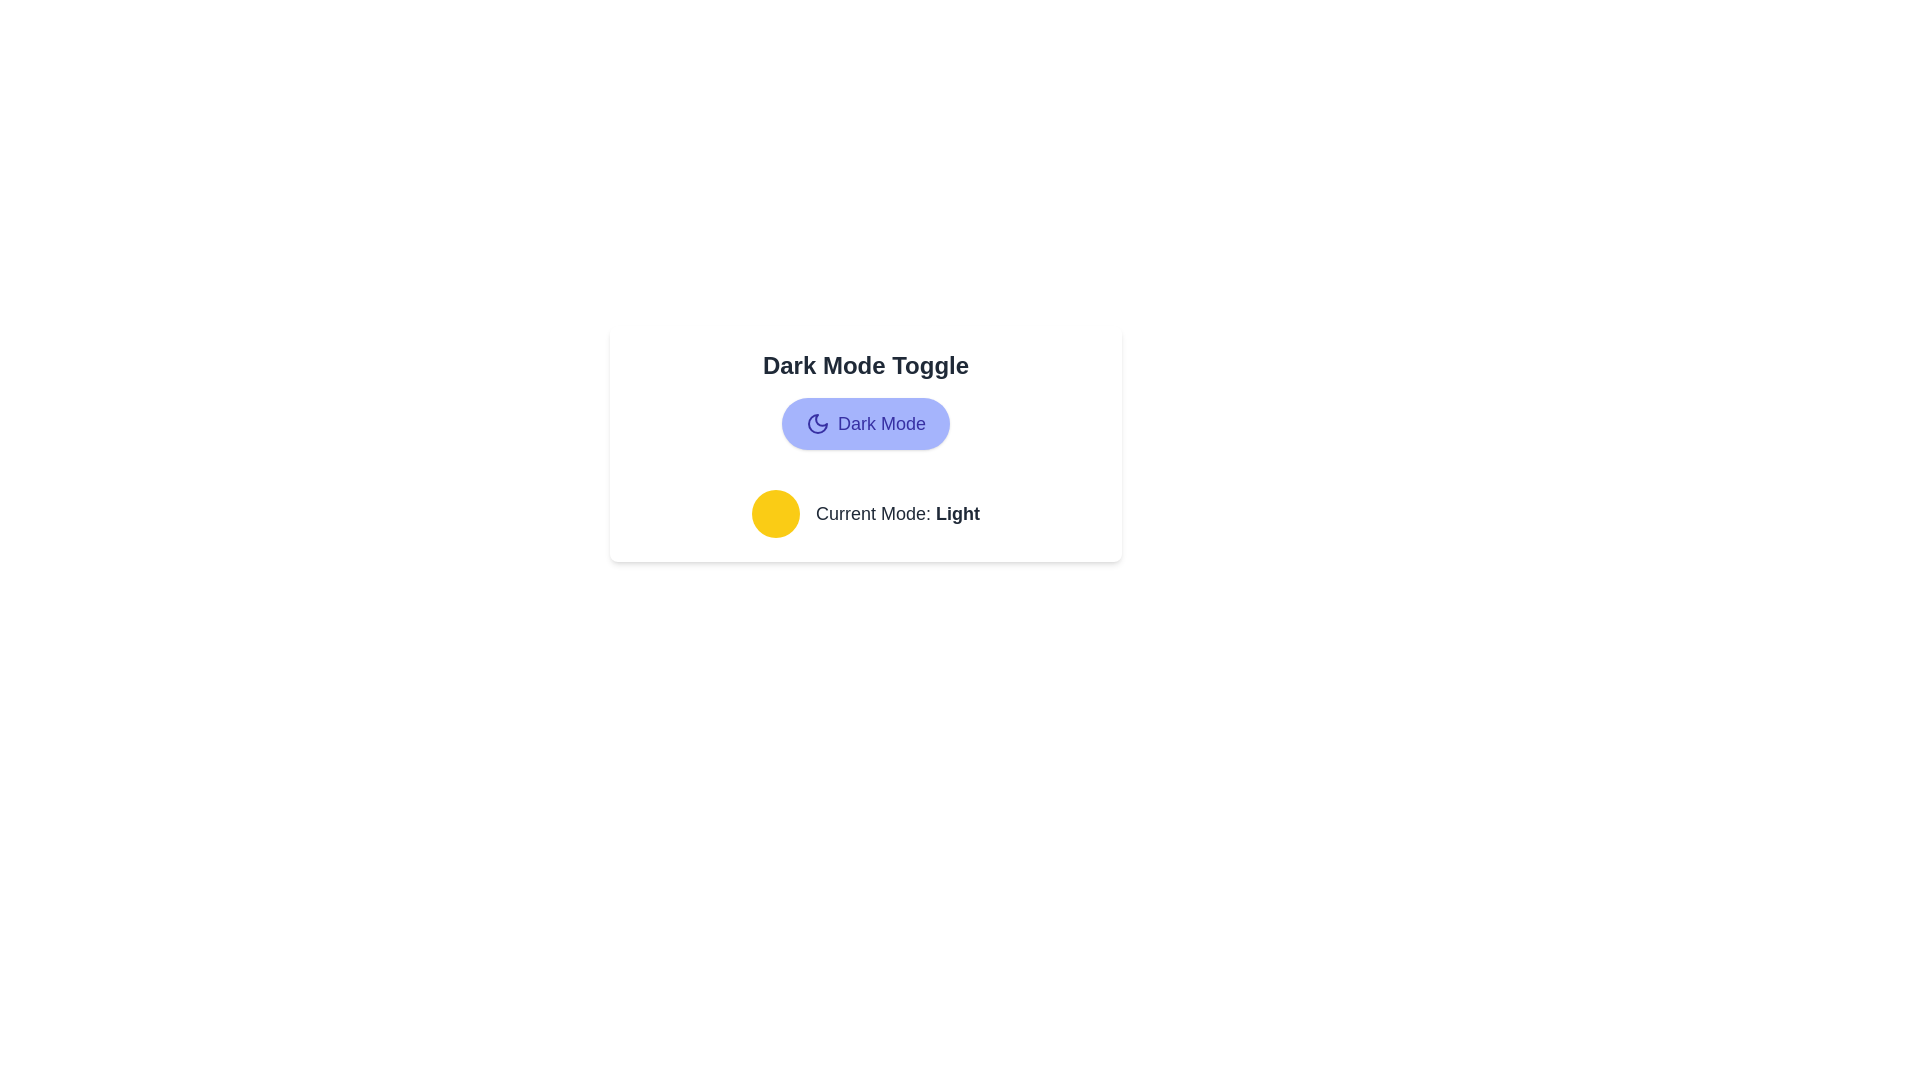  I want to click on the toggle button to see its hover effect, so click(865, 423).